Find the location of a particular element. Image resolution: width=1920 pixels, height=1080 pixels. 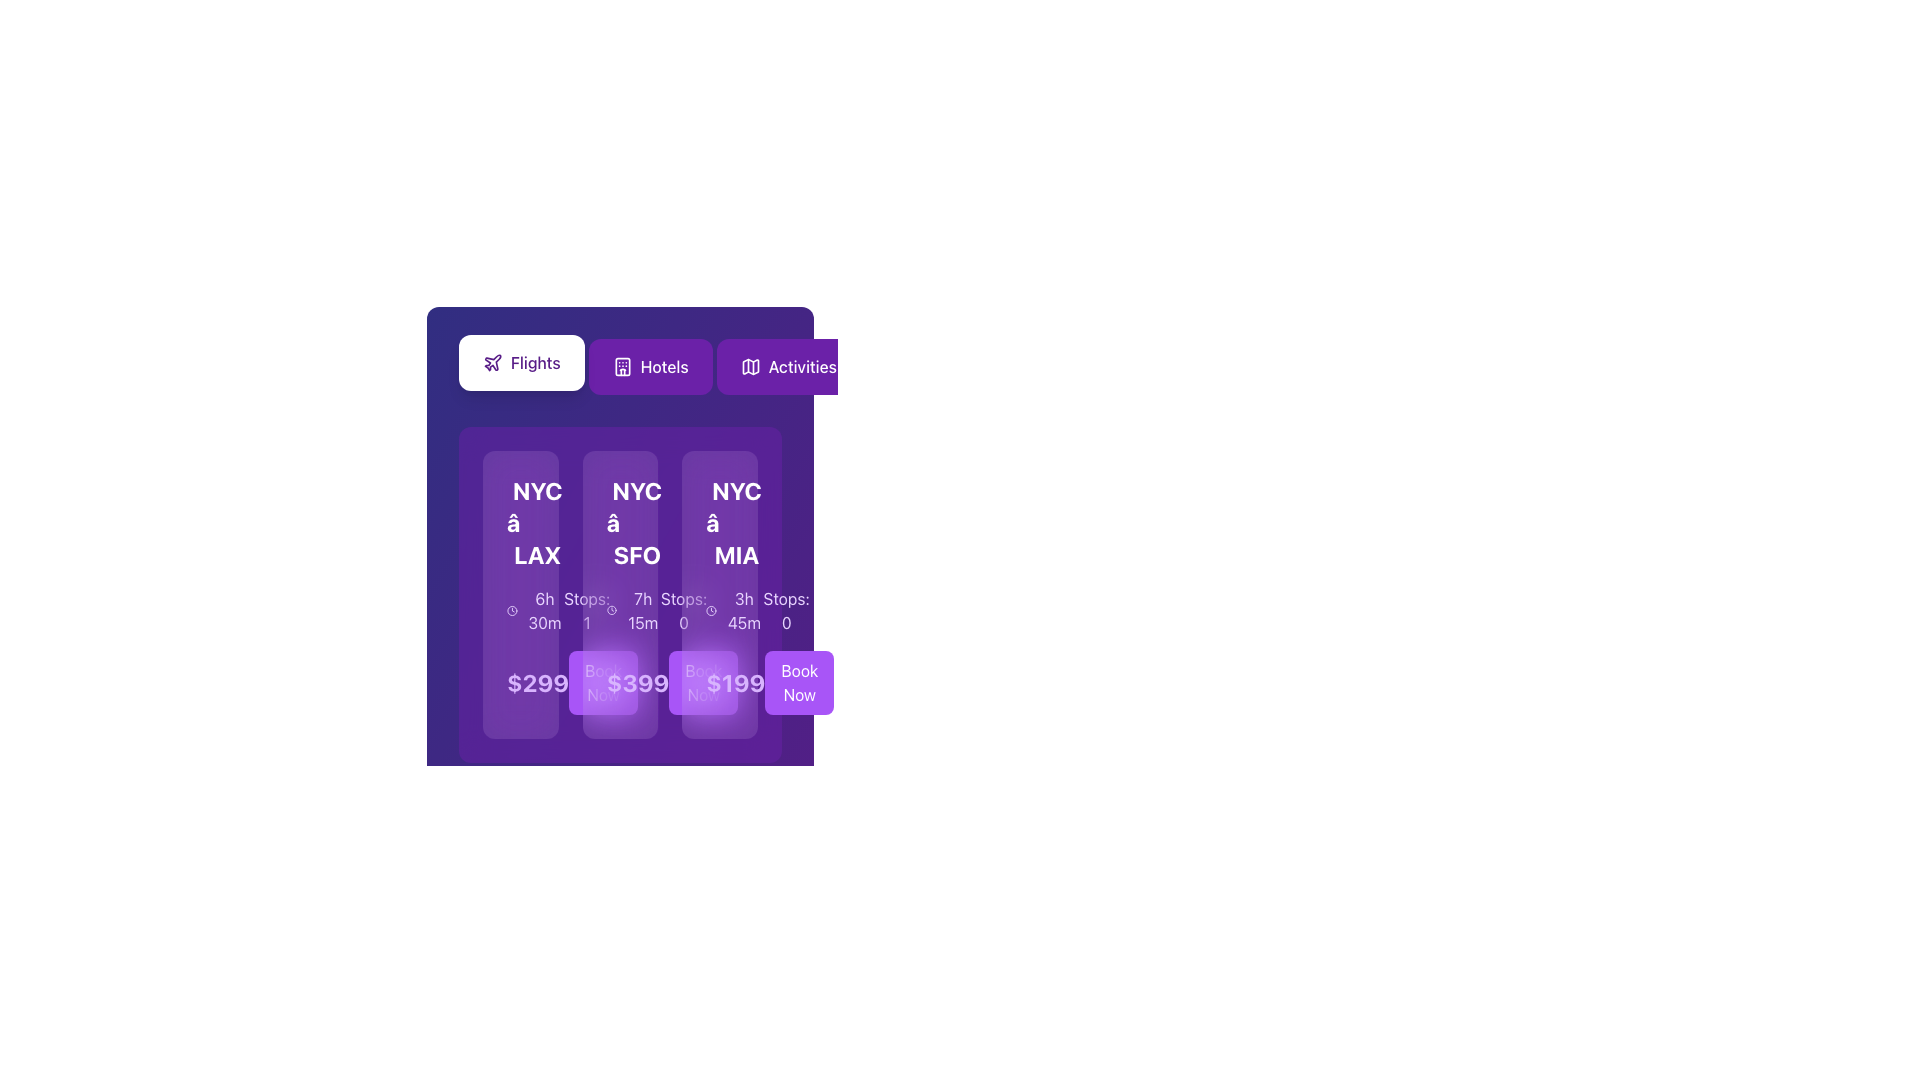

the 'Hotels' icon located in the top navigation bar, which visually represents the 'Hotels' section of the application is located at coordinates (621, 366).